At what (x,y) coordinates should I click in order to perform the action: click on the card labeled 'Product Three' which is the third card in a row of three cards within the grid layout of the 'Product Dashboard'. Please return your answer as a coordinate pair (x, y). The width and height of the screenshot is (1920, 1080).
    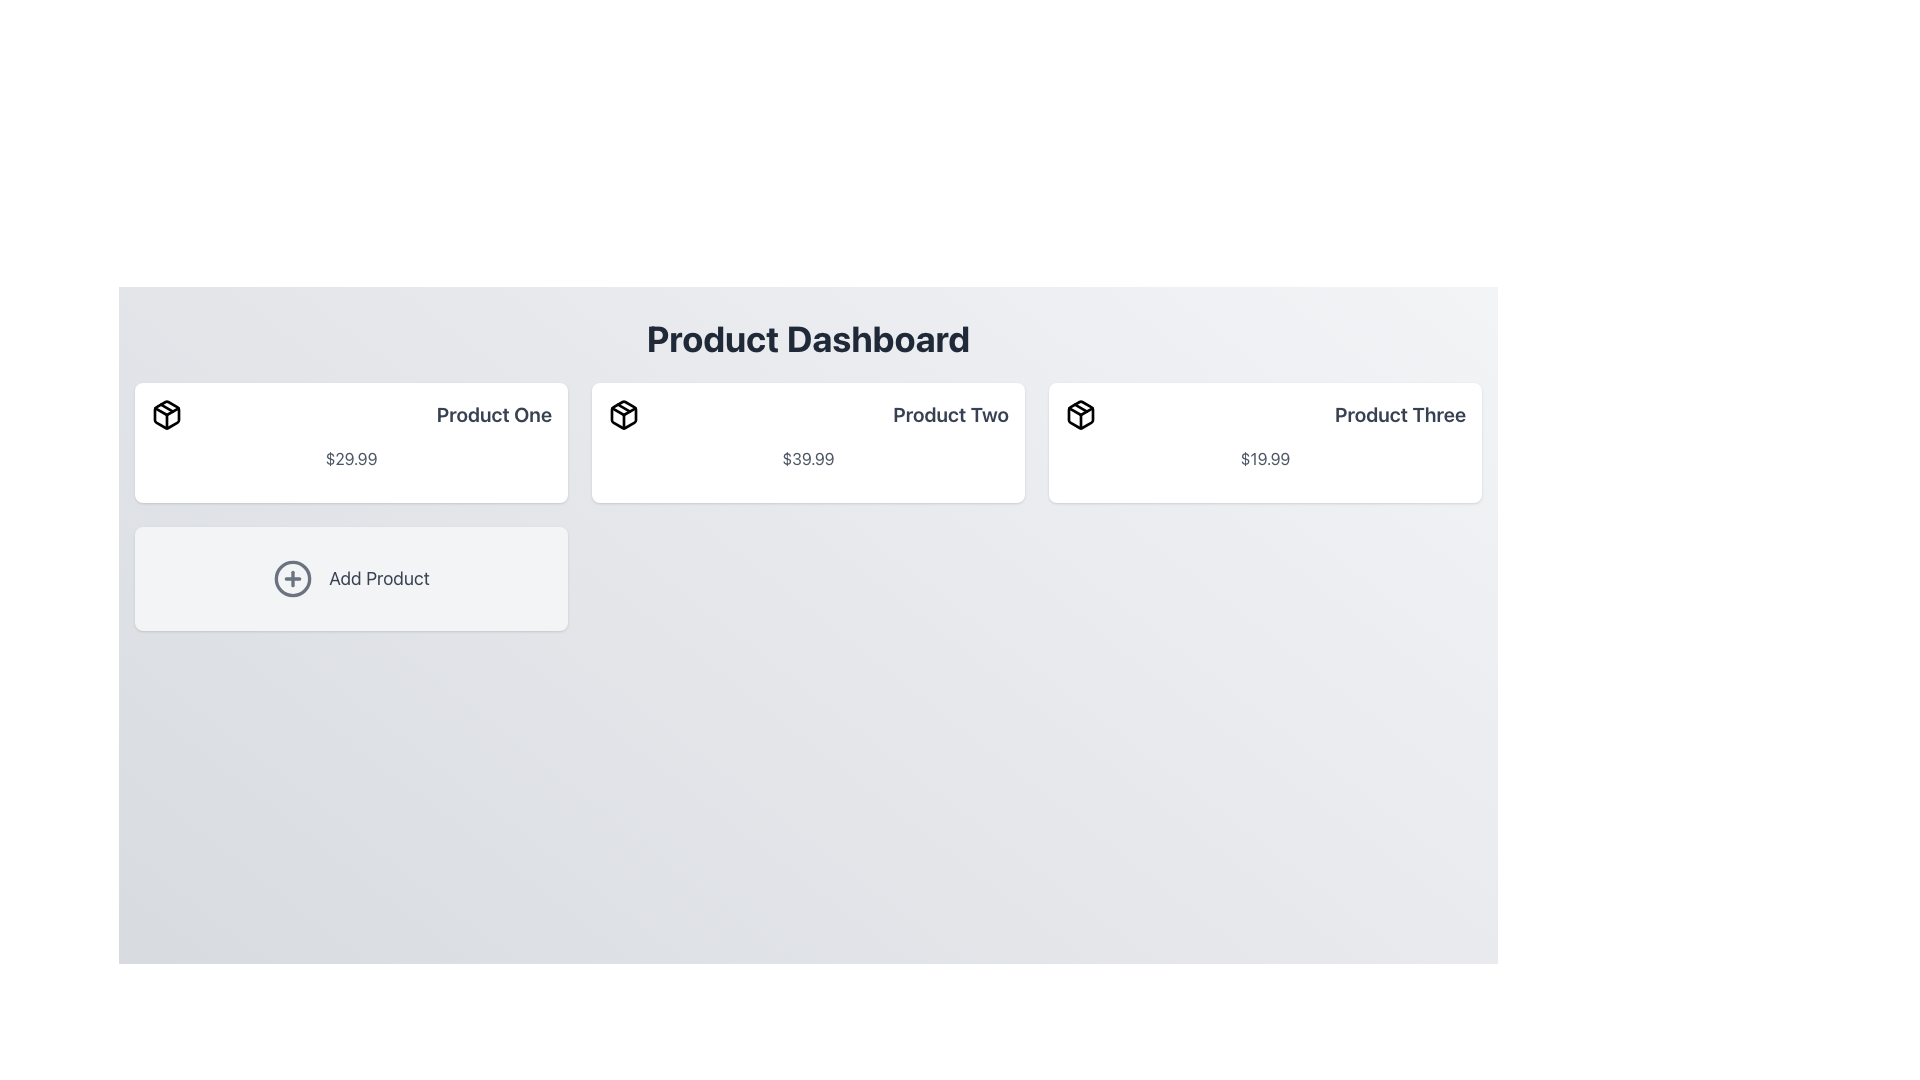
    Looking at the image, I should click on (1264, 442).